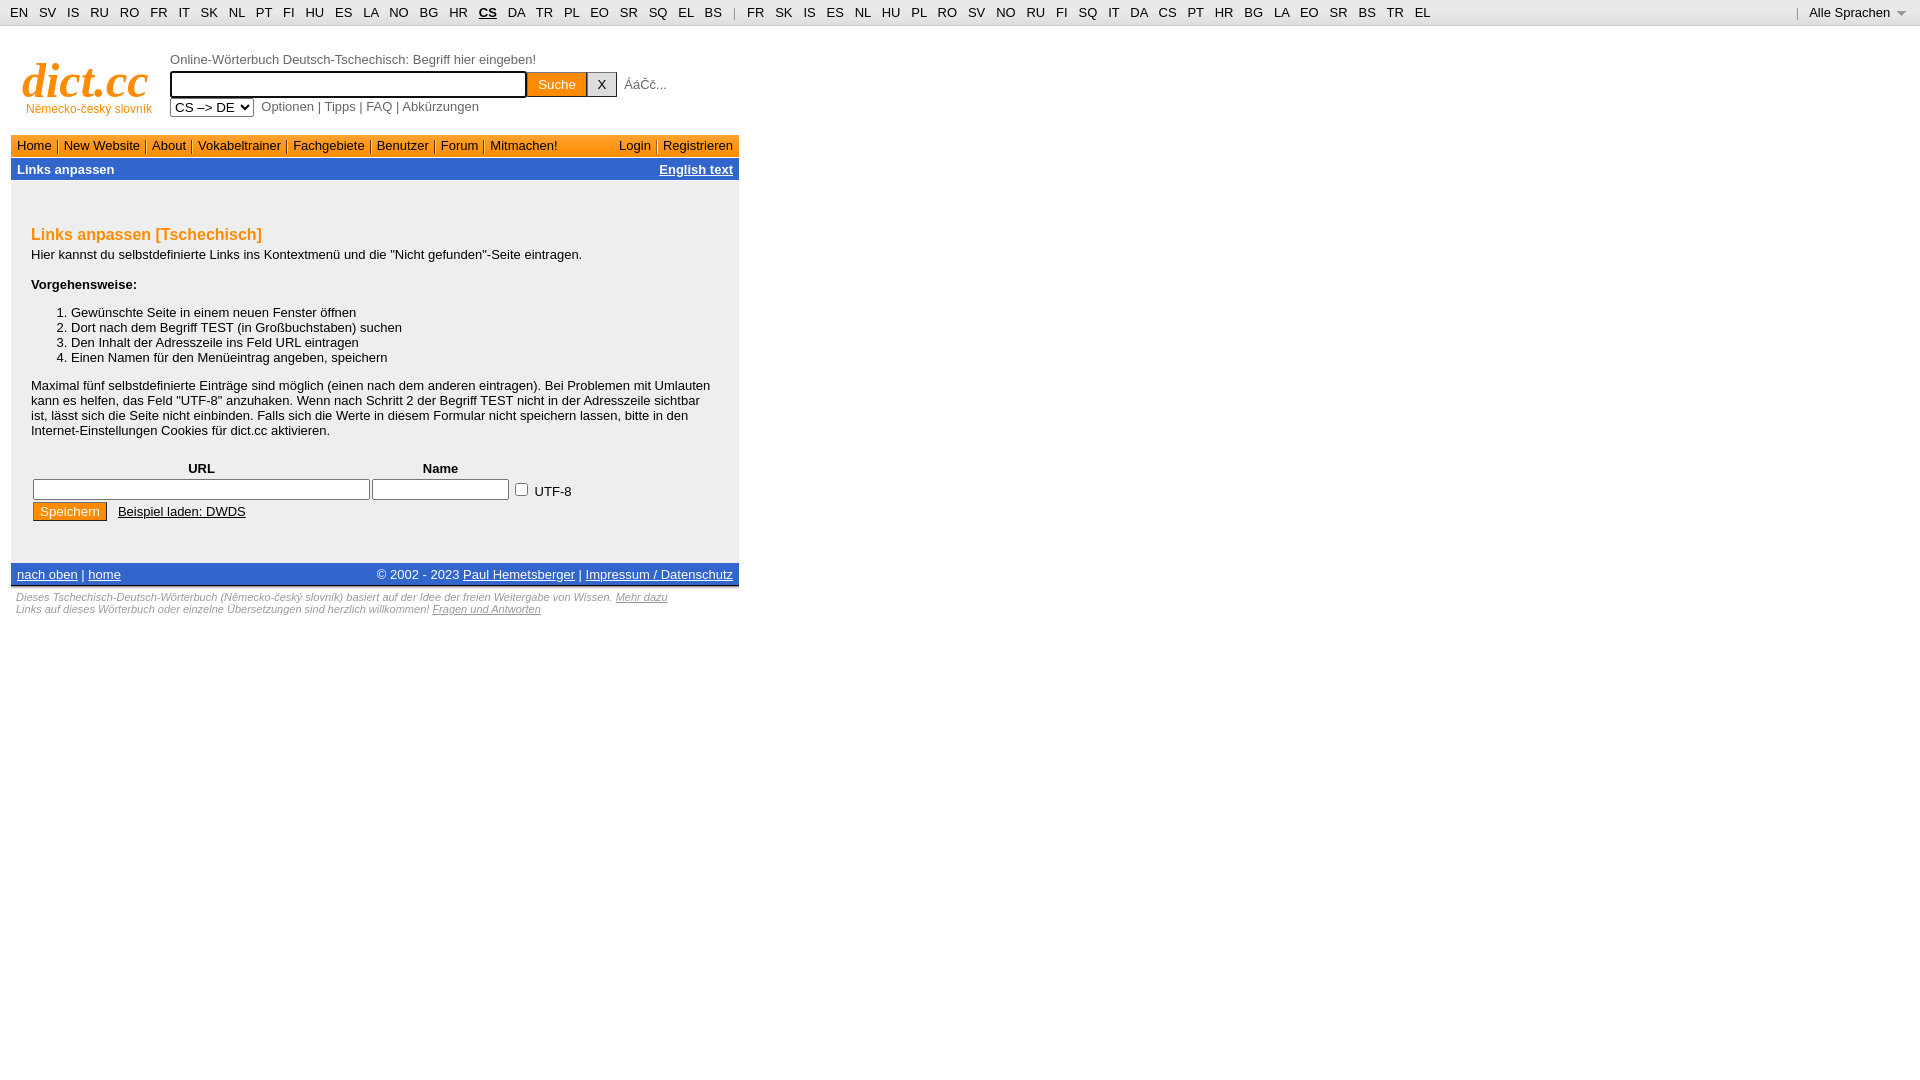 The image size is (1920, 1080). Describe the element at coordinates (1112, 12) in the screenshot. I see `'IT'` at that location.